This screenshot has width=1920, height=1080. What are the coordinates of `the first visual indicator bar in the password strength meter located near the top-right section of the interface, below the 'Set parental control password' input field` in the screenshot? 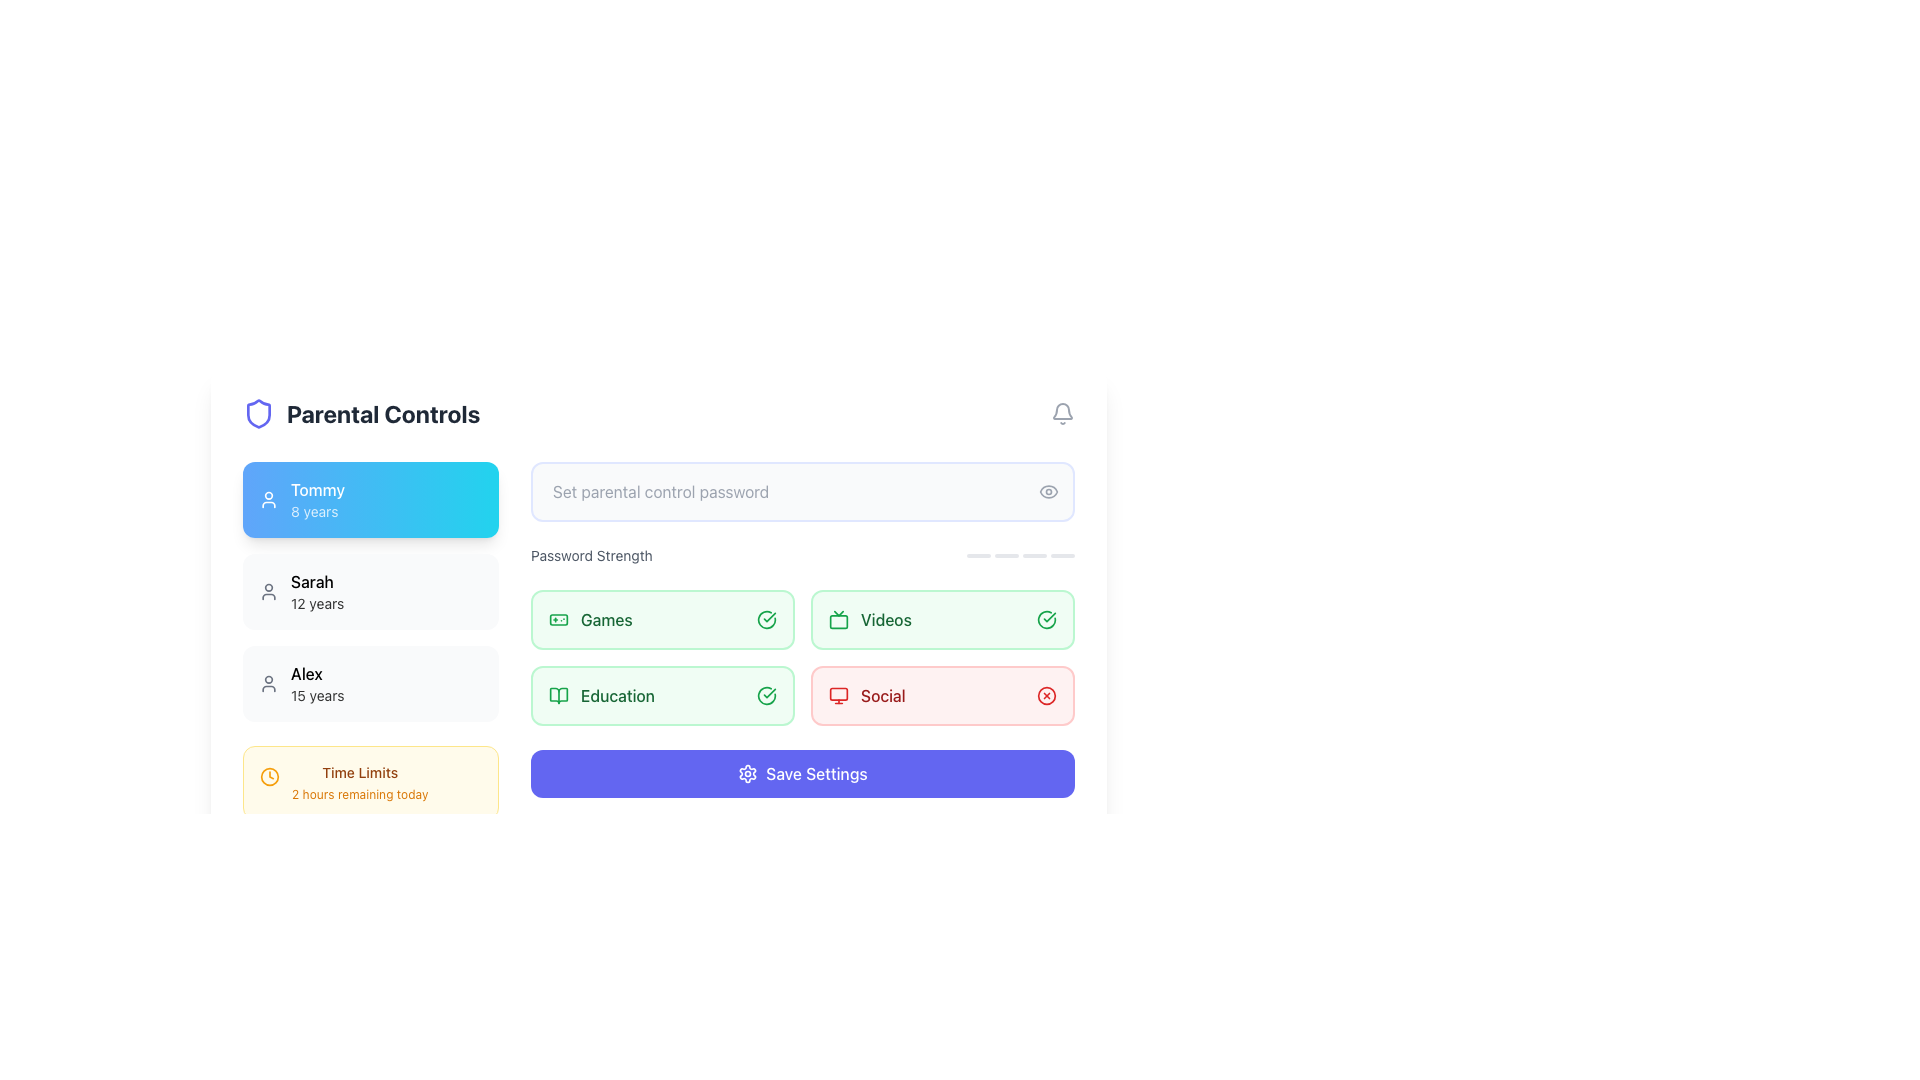 It's located at (979, 555).